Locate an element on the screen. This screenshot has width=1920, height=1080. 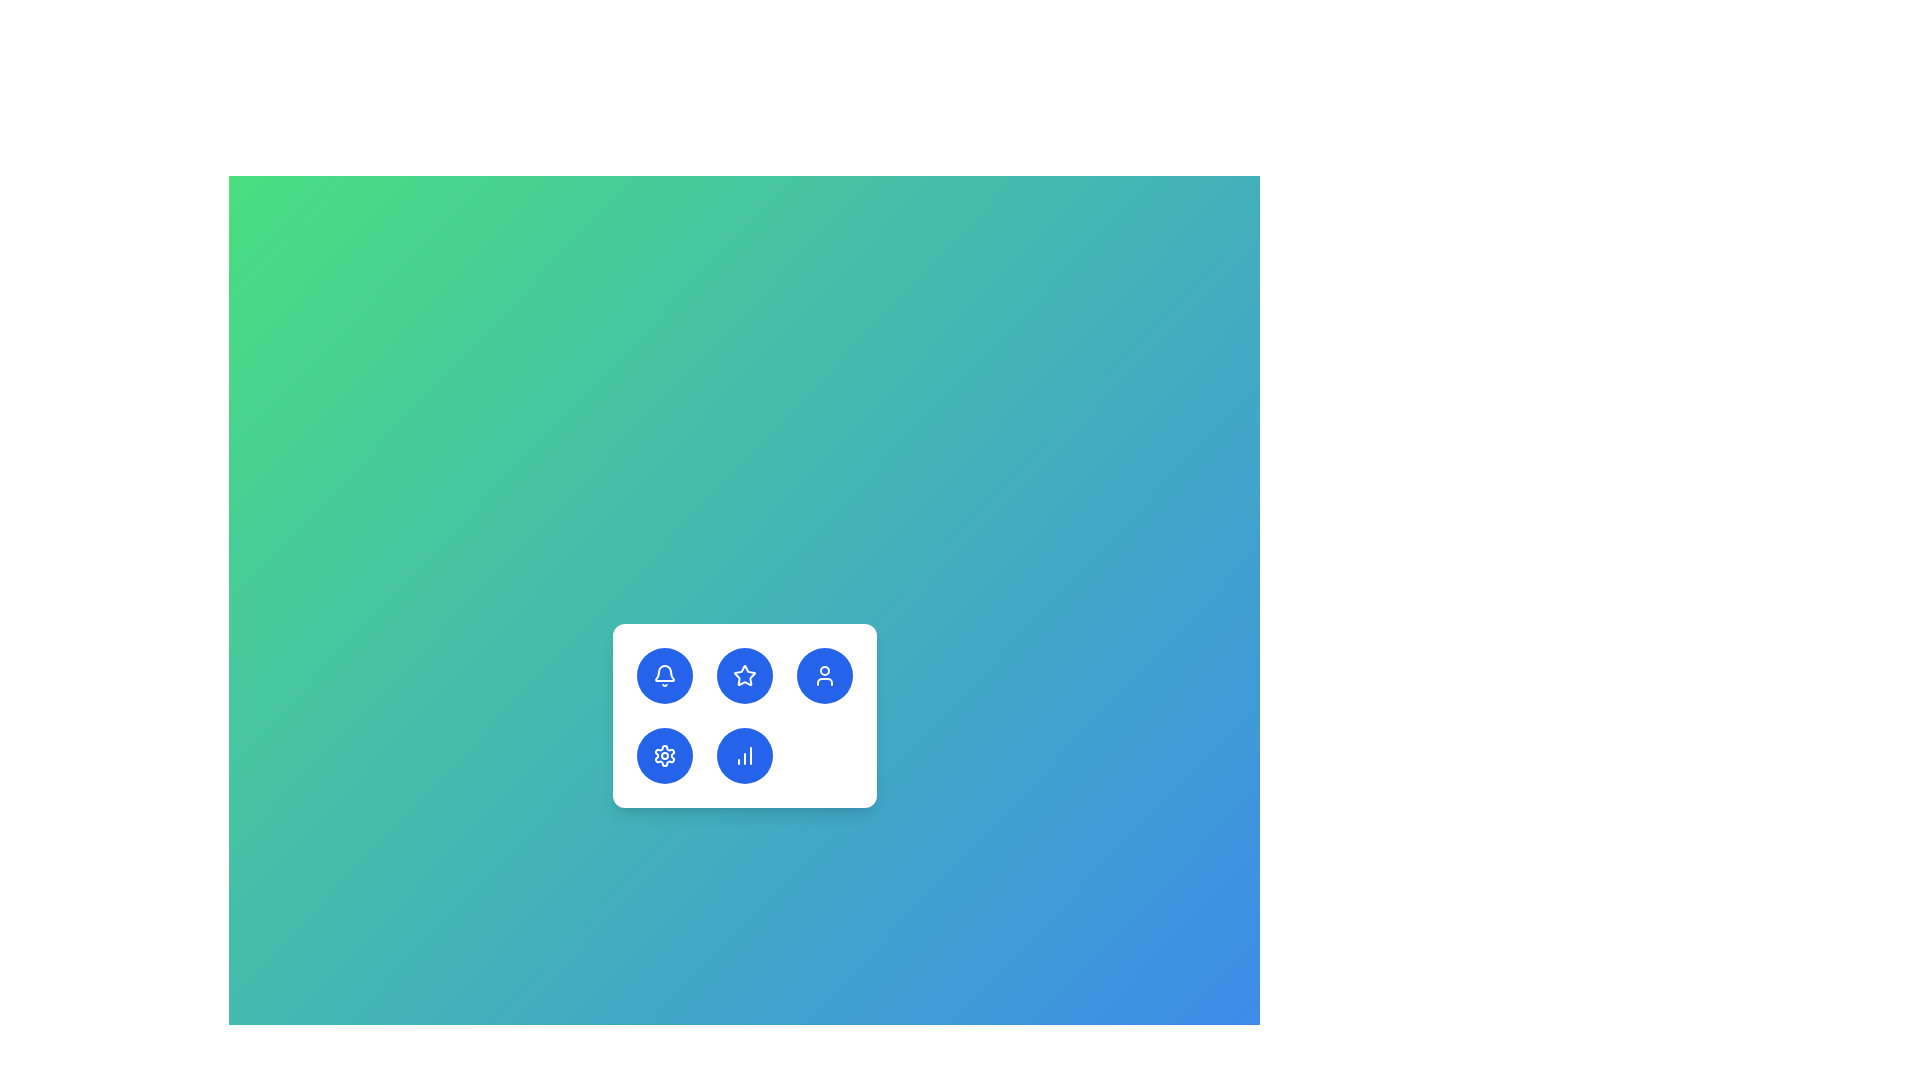
the button located in the center column and second row of a 3x3 grid layout inside a white, rounded rectangular panel is located at coordinates (743, 675).